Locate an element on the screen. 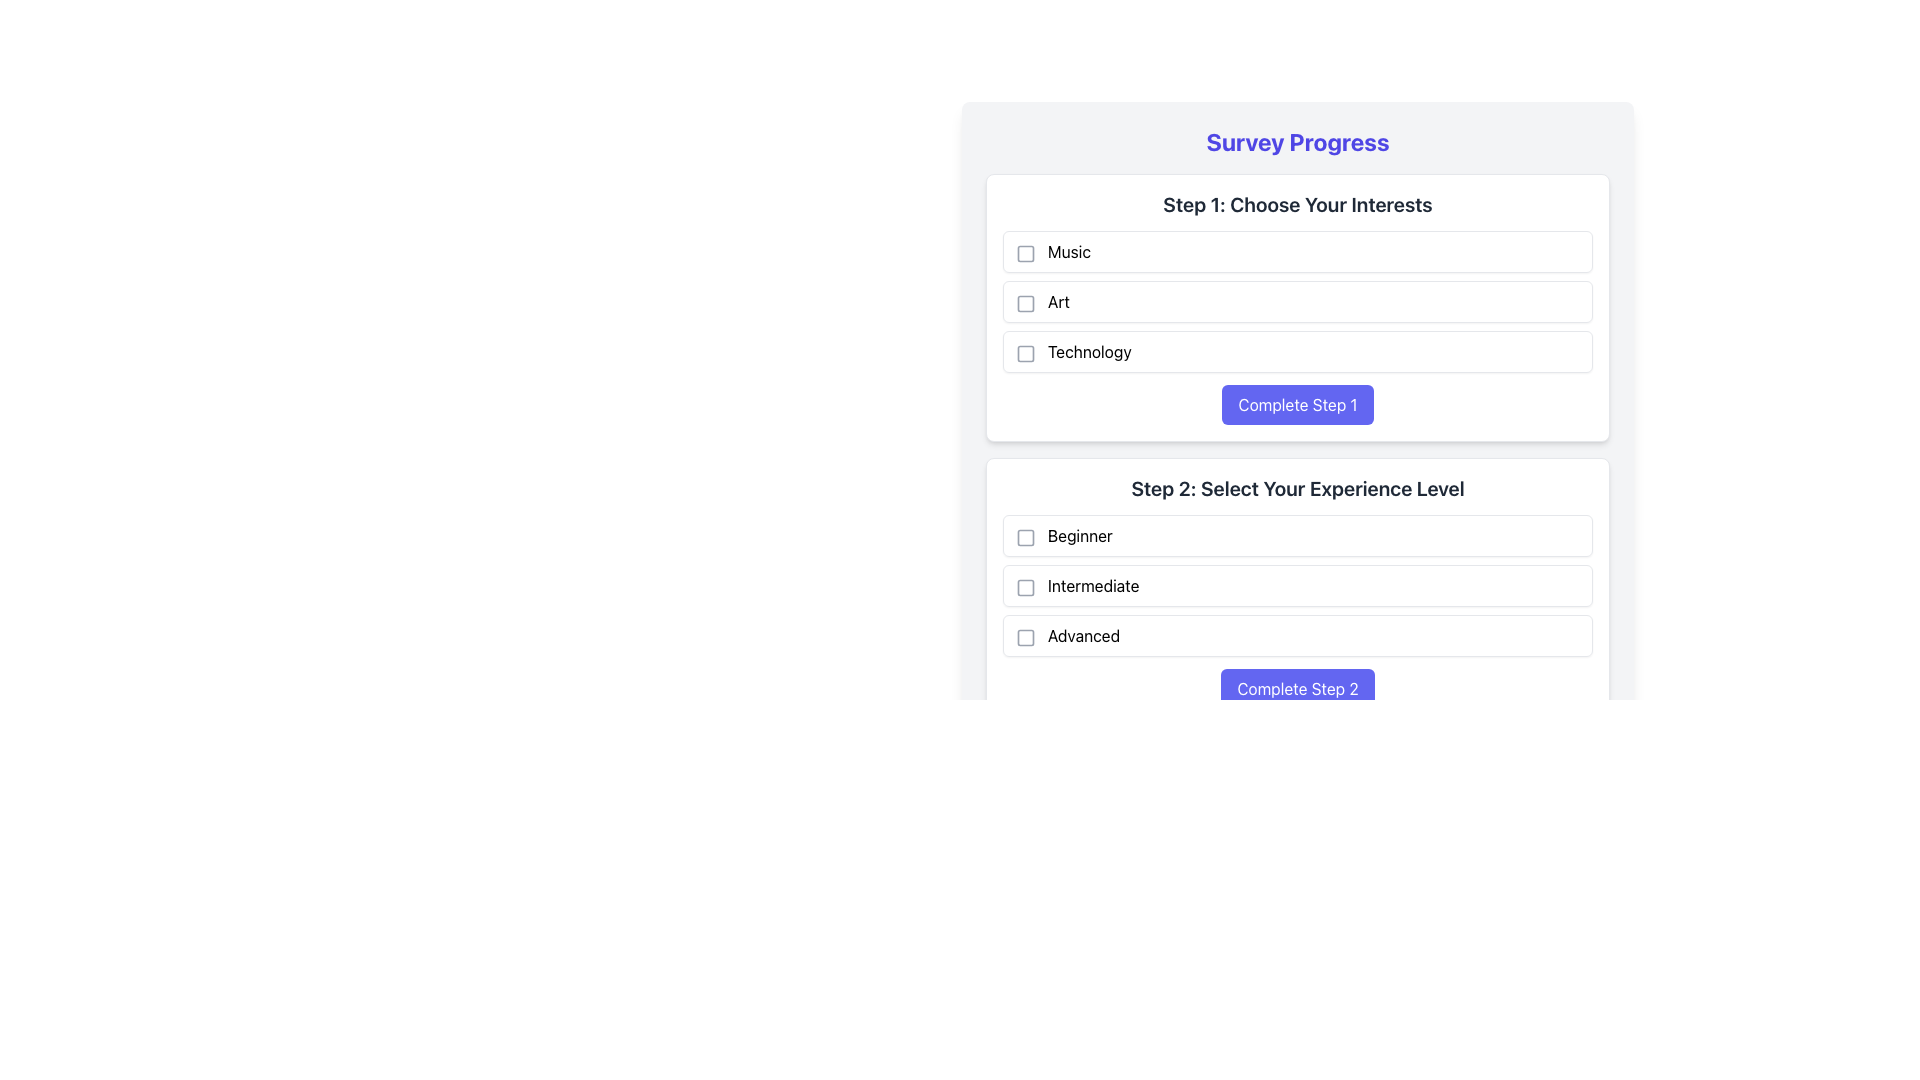 This screenshot has height=1080, width=1920. the 'Technology' checkbox in the survey form is located at coordinates (1297, 350).